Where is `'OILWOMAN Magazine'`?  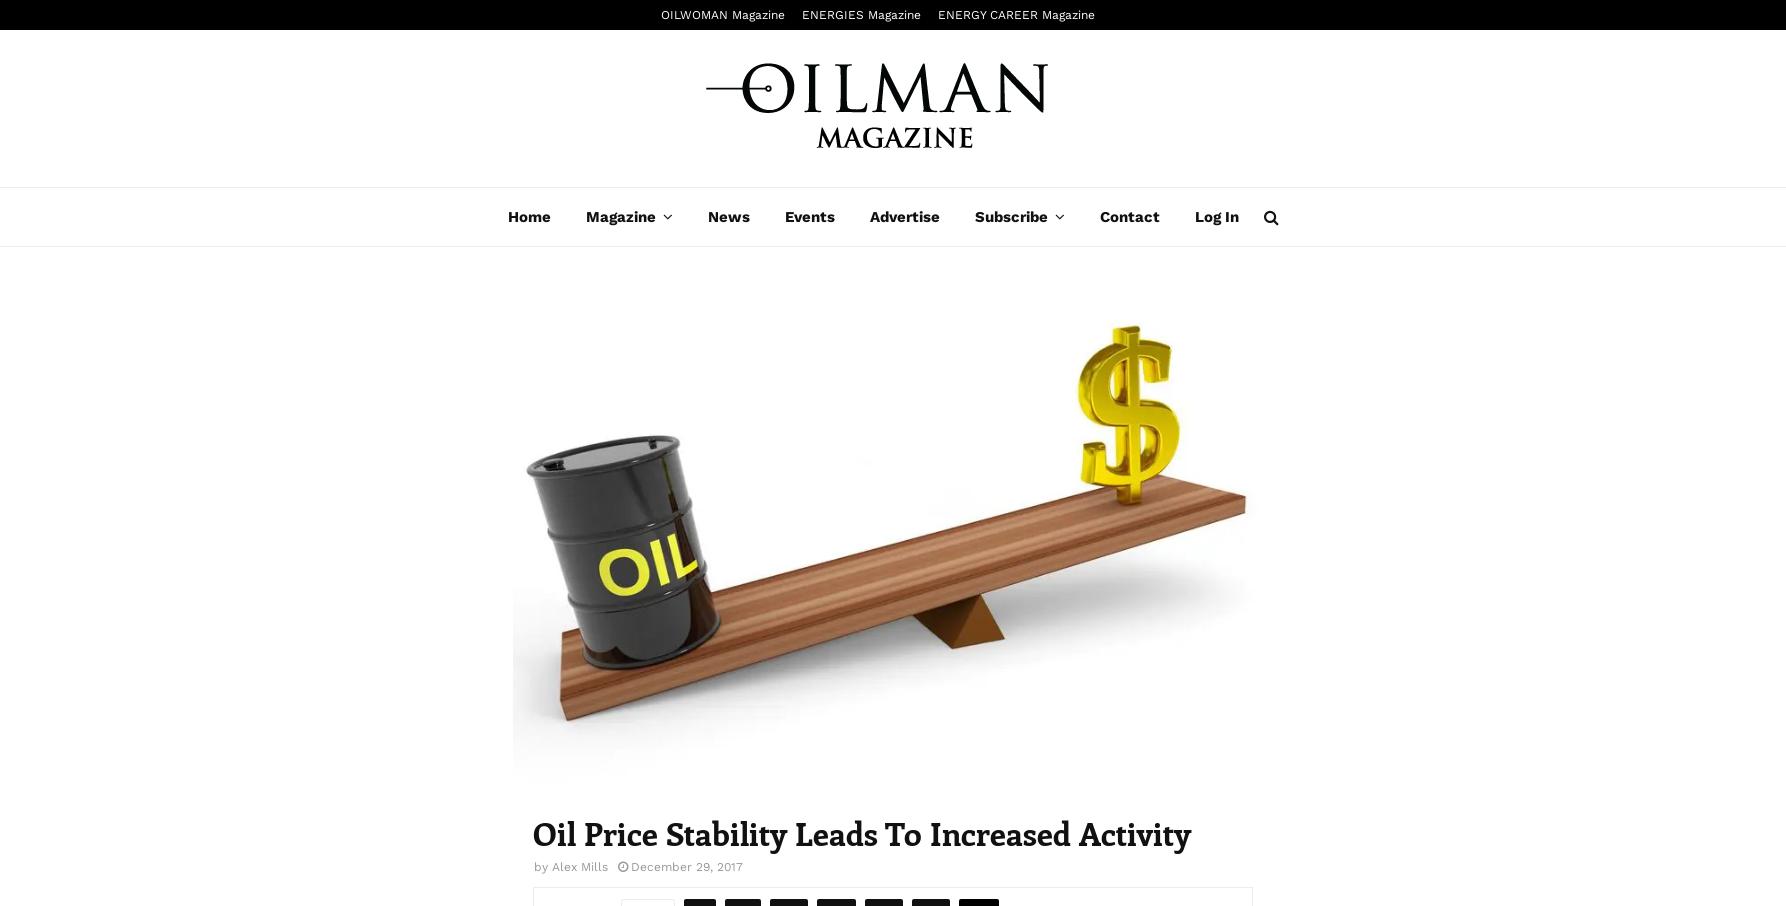 'OILWOMAN Magazine' is located at coordinates (722, 14).